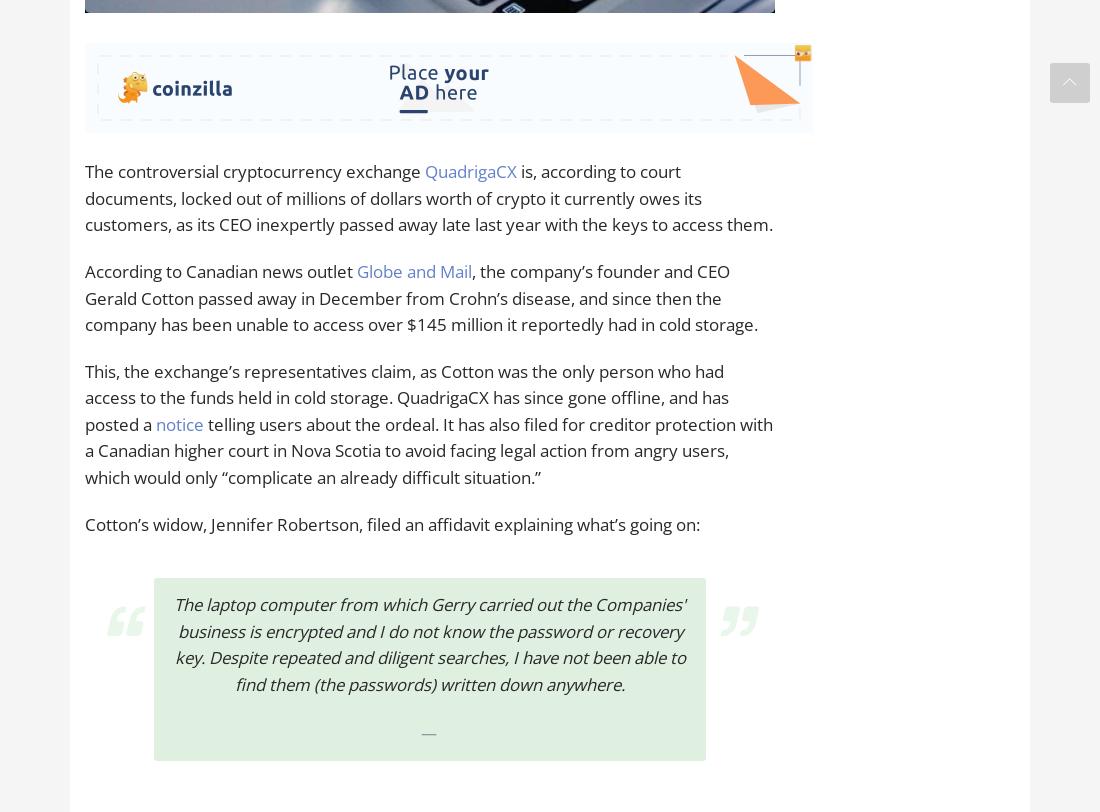  What do you see at coordinates (154, 423) in the screenshot?
I see `'notice'` at bounding box center [154, 423].